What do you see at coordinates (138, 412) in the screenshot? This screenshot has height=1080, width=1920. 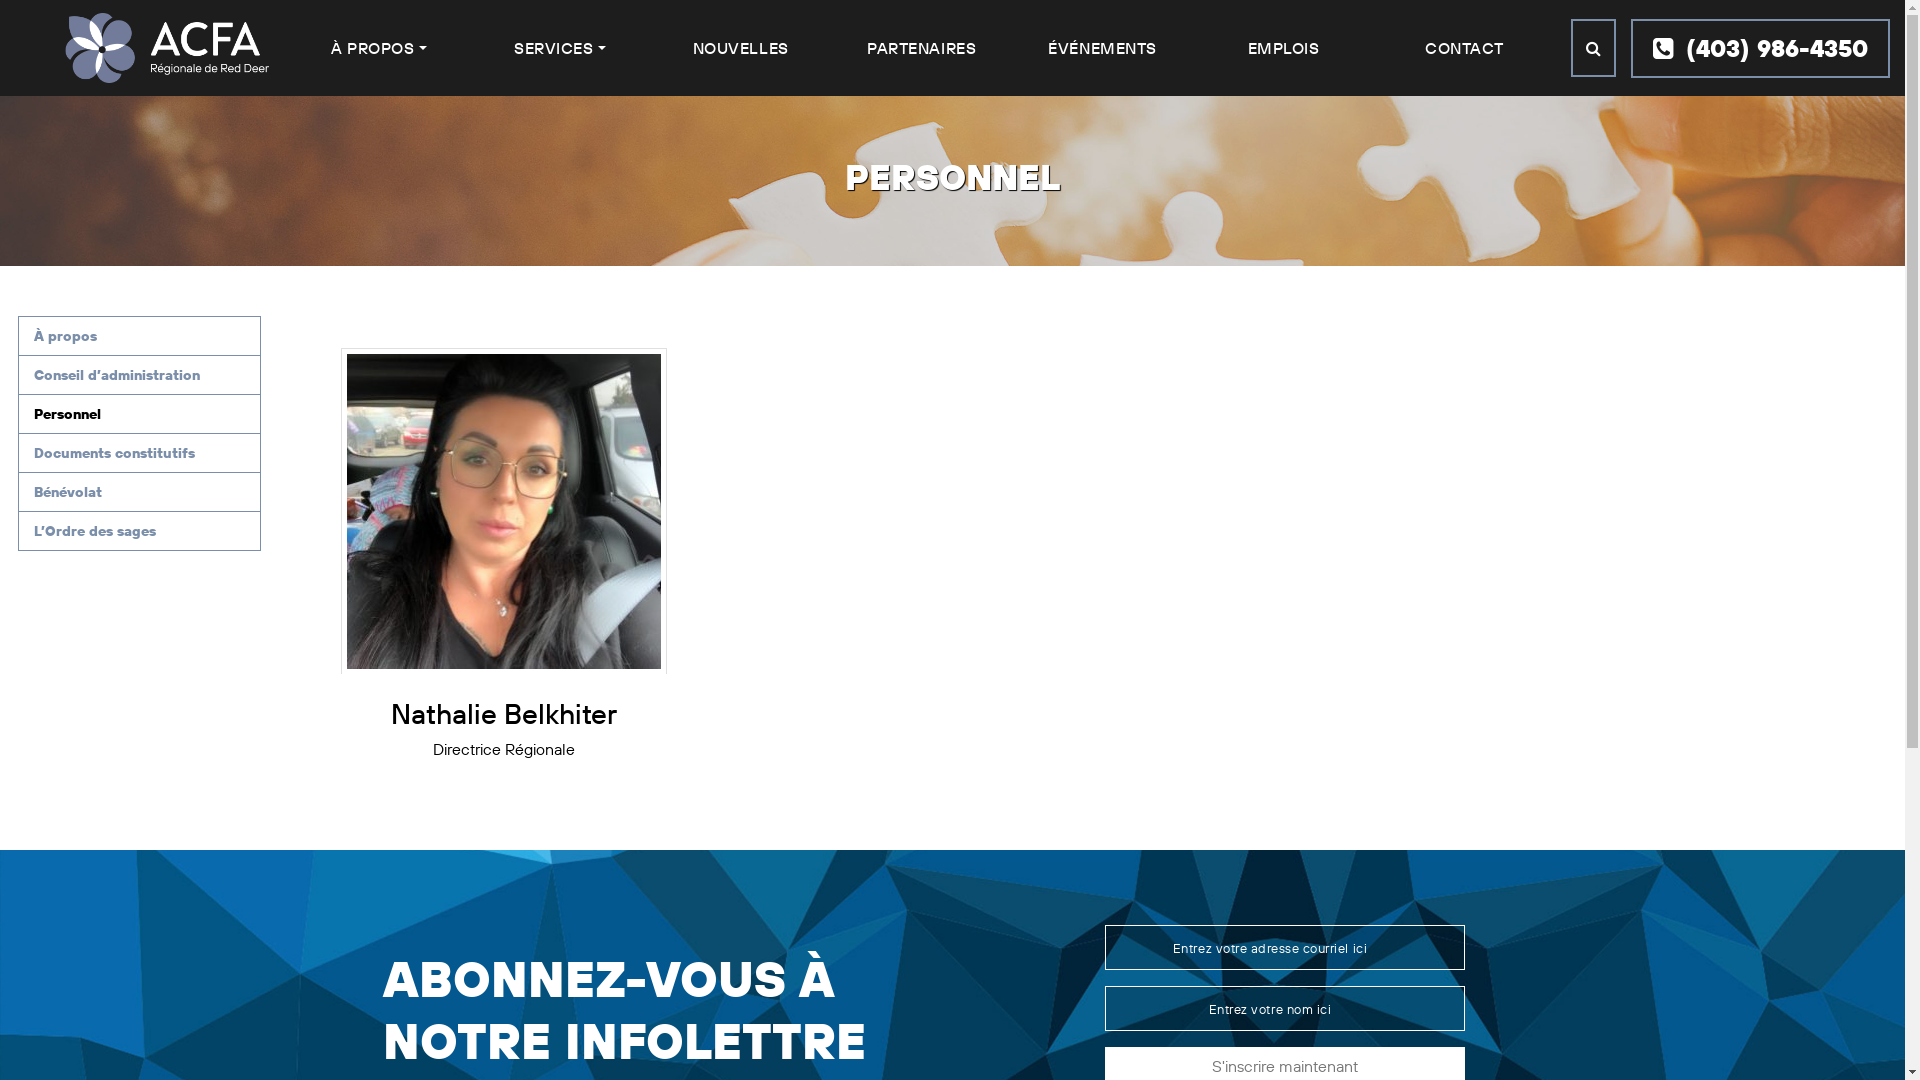 I see `'Personnel'` at bounding box center [138, 412].